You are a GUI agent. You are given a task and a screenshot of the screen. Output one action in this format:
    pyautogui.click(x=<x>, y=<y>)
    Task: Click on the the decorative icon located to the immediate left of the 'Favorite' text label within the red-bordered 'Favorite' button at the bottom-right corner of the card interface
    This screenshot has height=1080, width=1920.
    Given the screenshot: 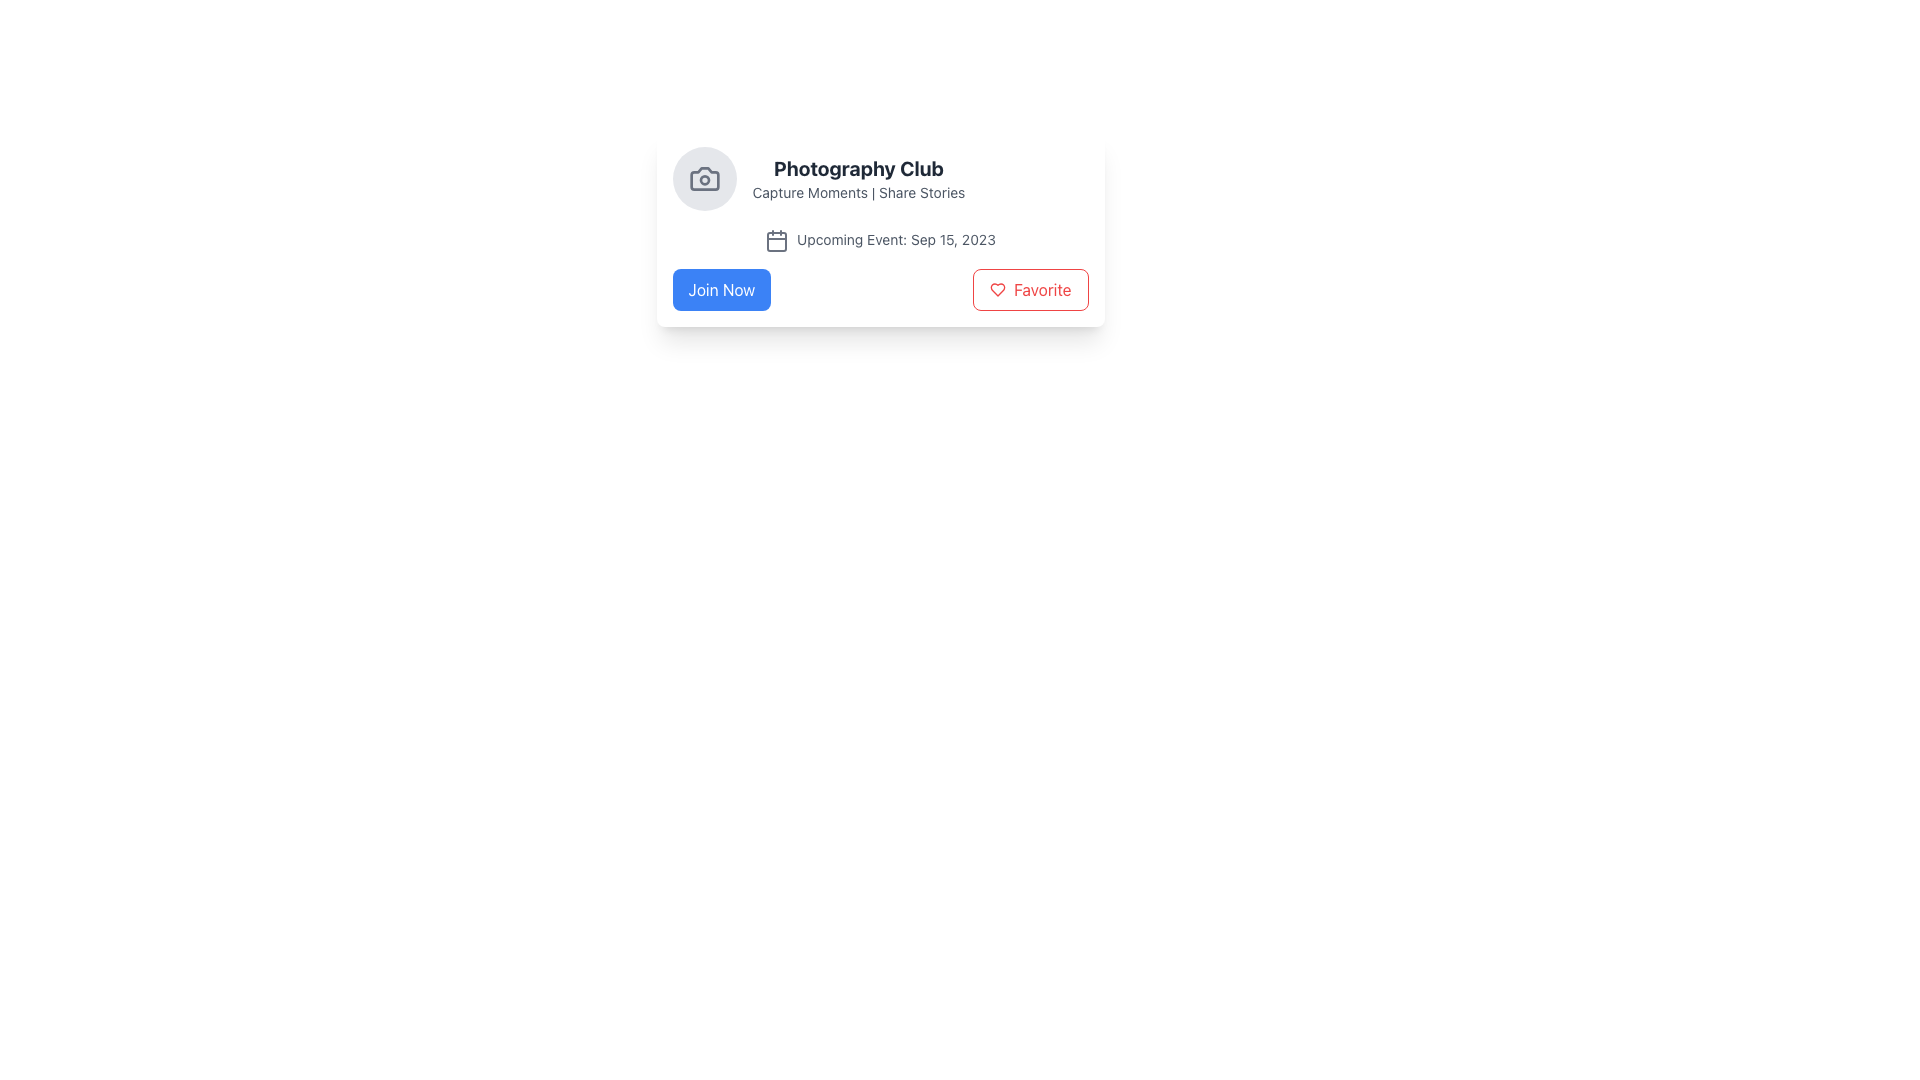 What is the action you would take?
    pyautogui.click(x=998, y=289)
    